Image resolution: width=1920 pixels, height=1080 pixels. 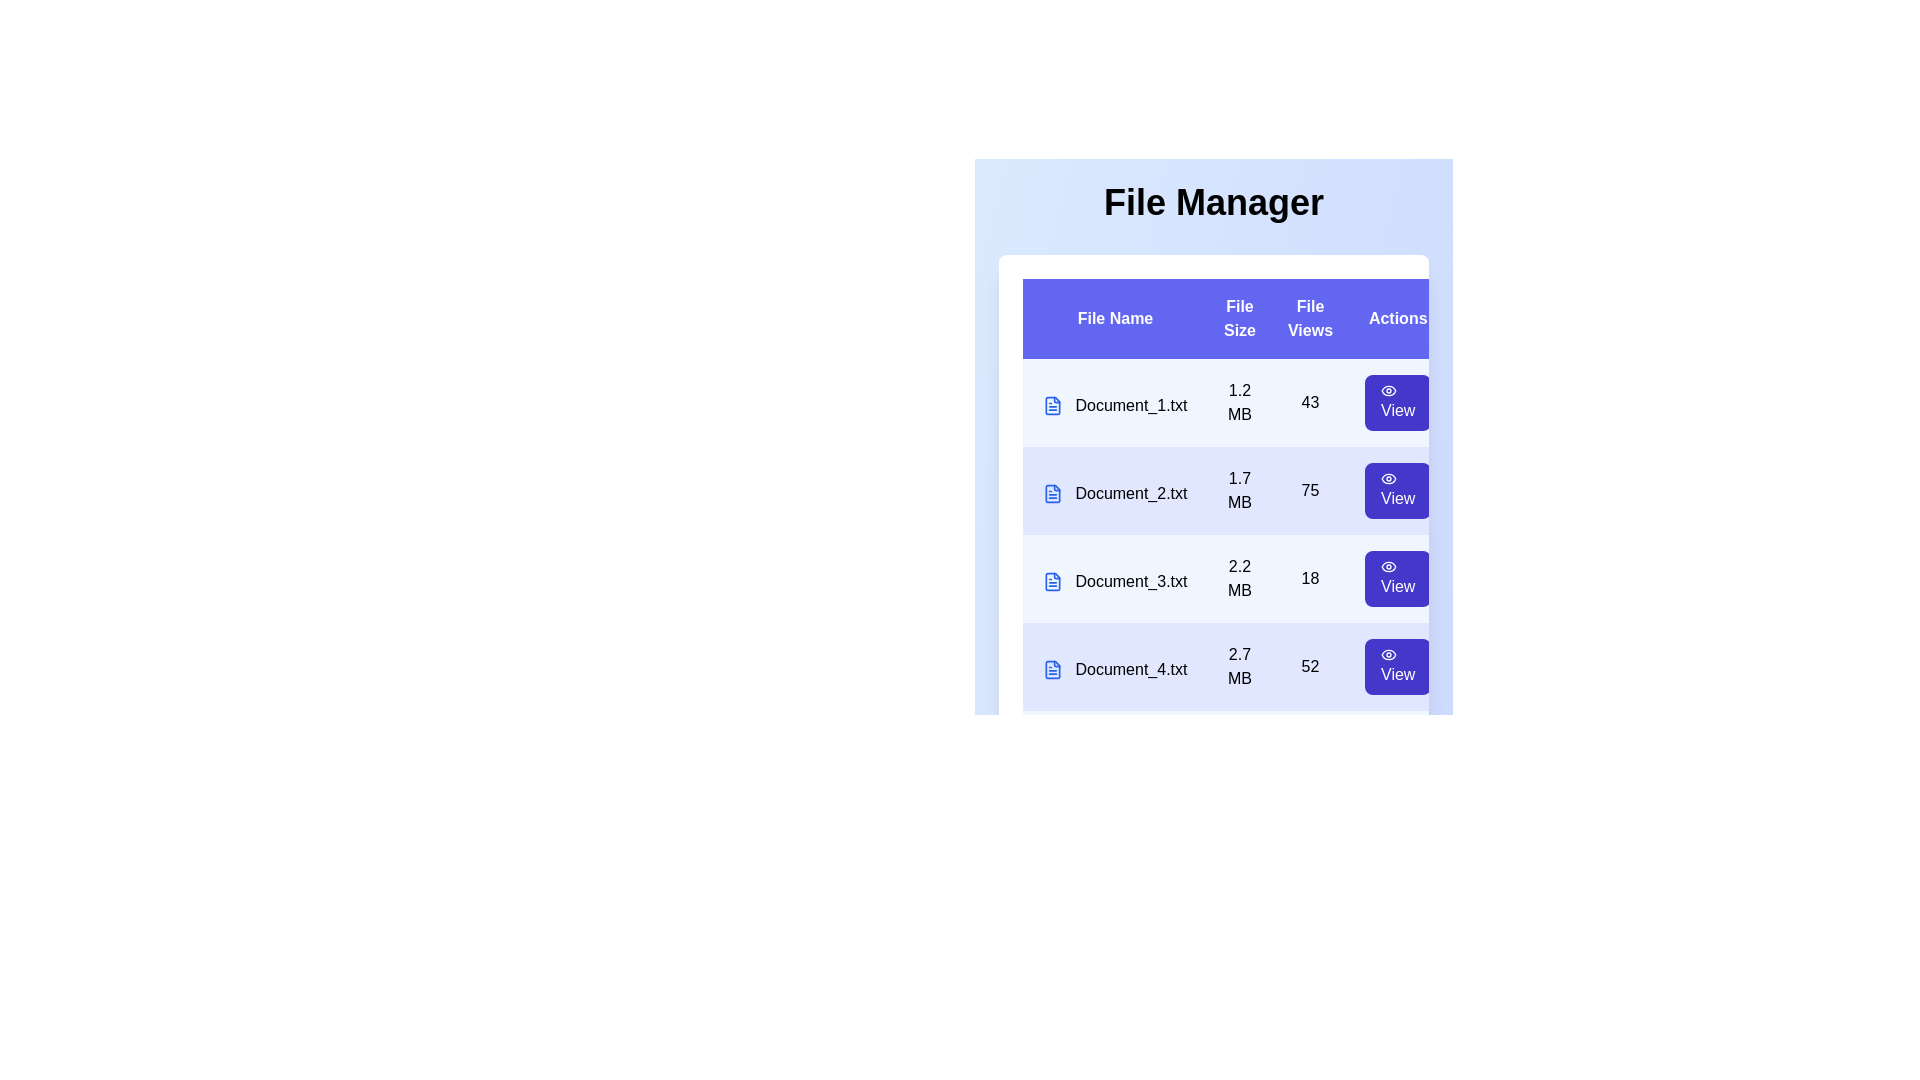 I want to click on the 'View' button for the file with name Document_2.txt, so click(x=1396, y=490).